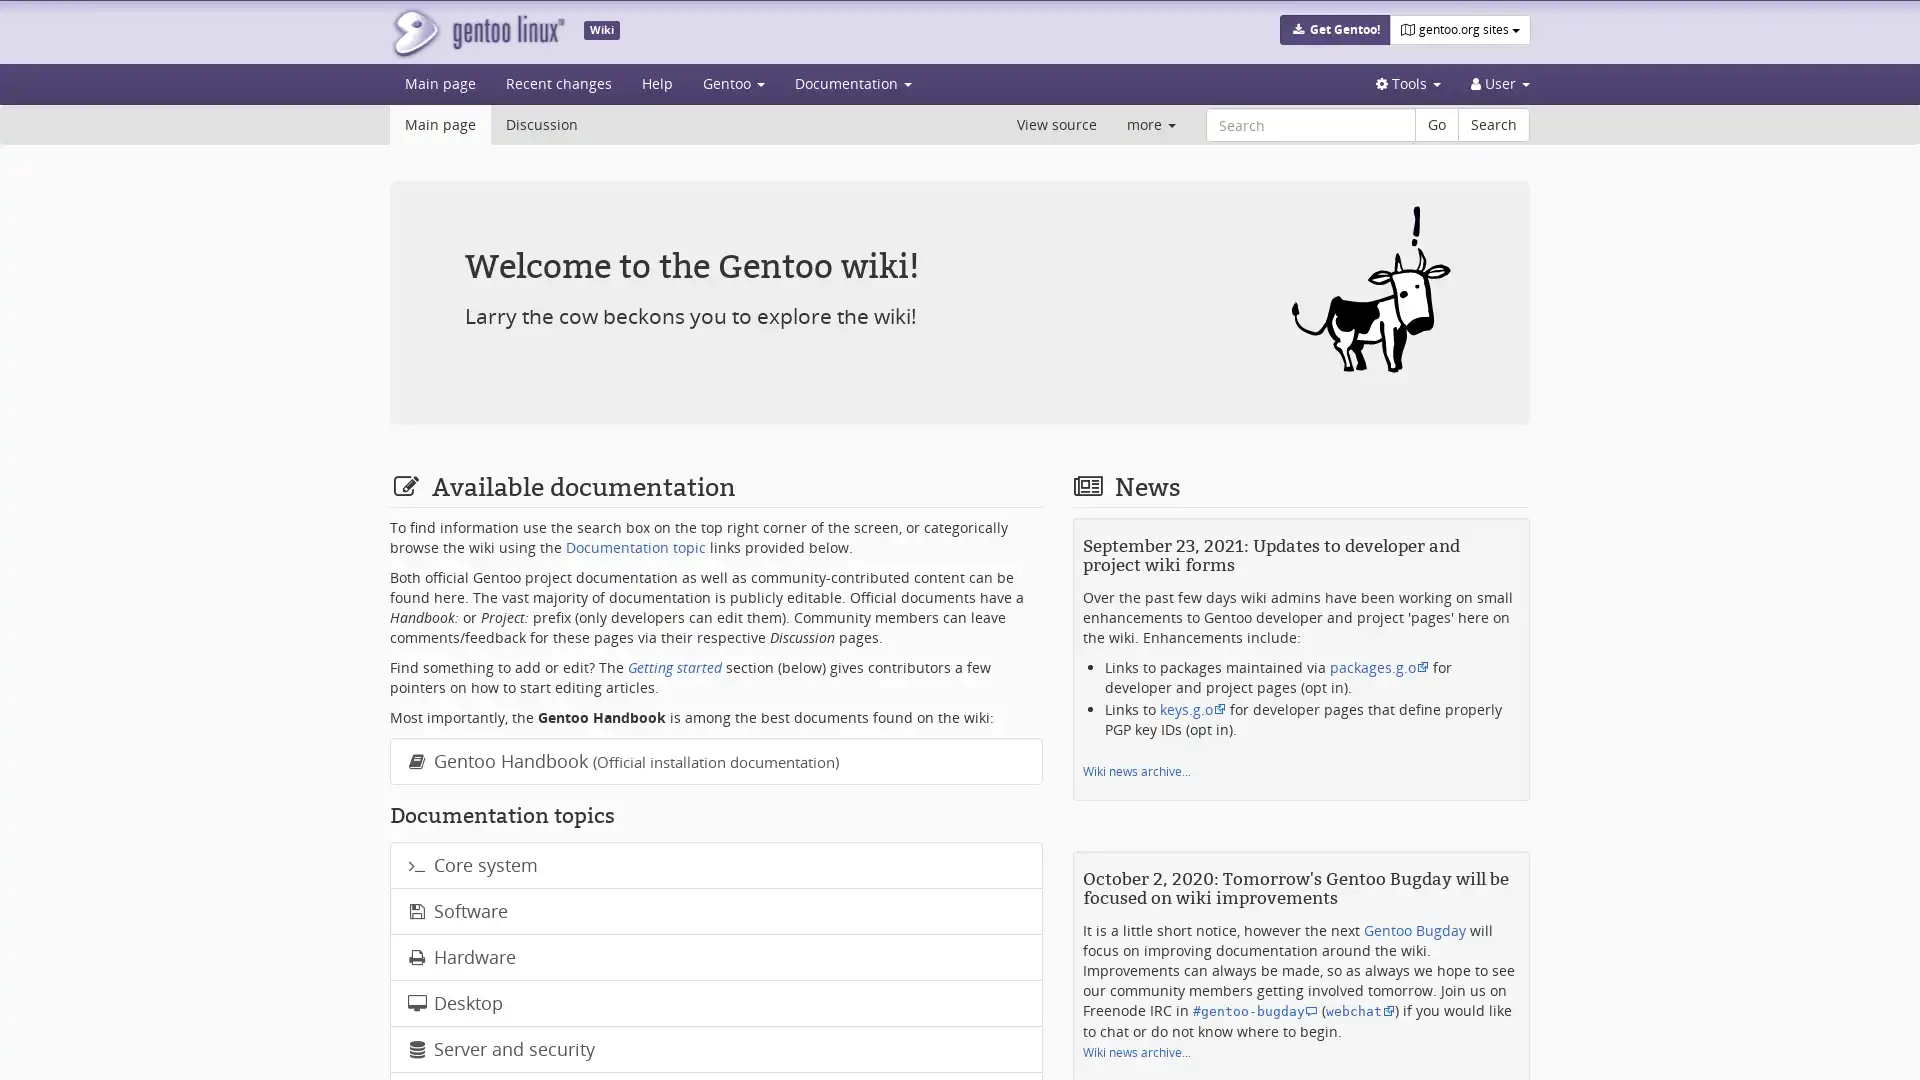 This screenshot has width=1920, height=1080. Describe the element at coordinates (1500, 83) in the screenshot. I see `Personal tools User` at that location.